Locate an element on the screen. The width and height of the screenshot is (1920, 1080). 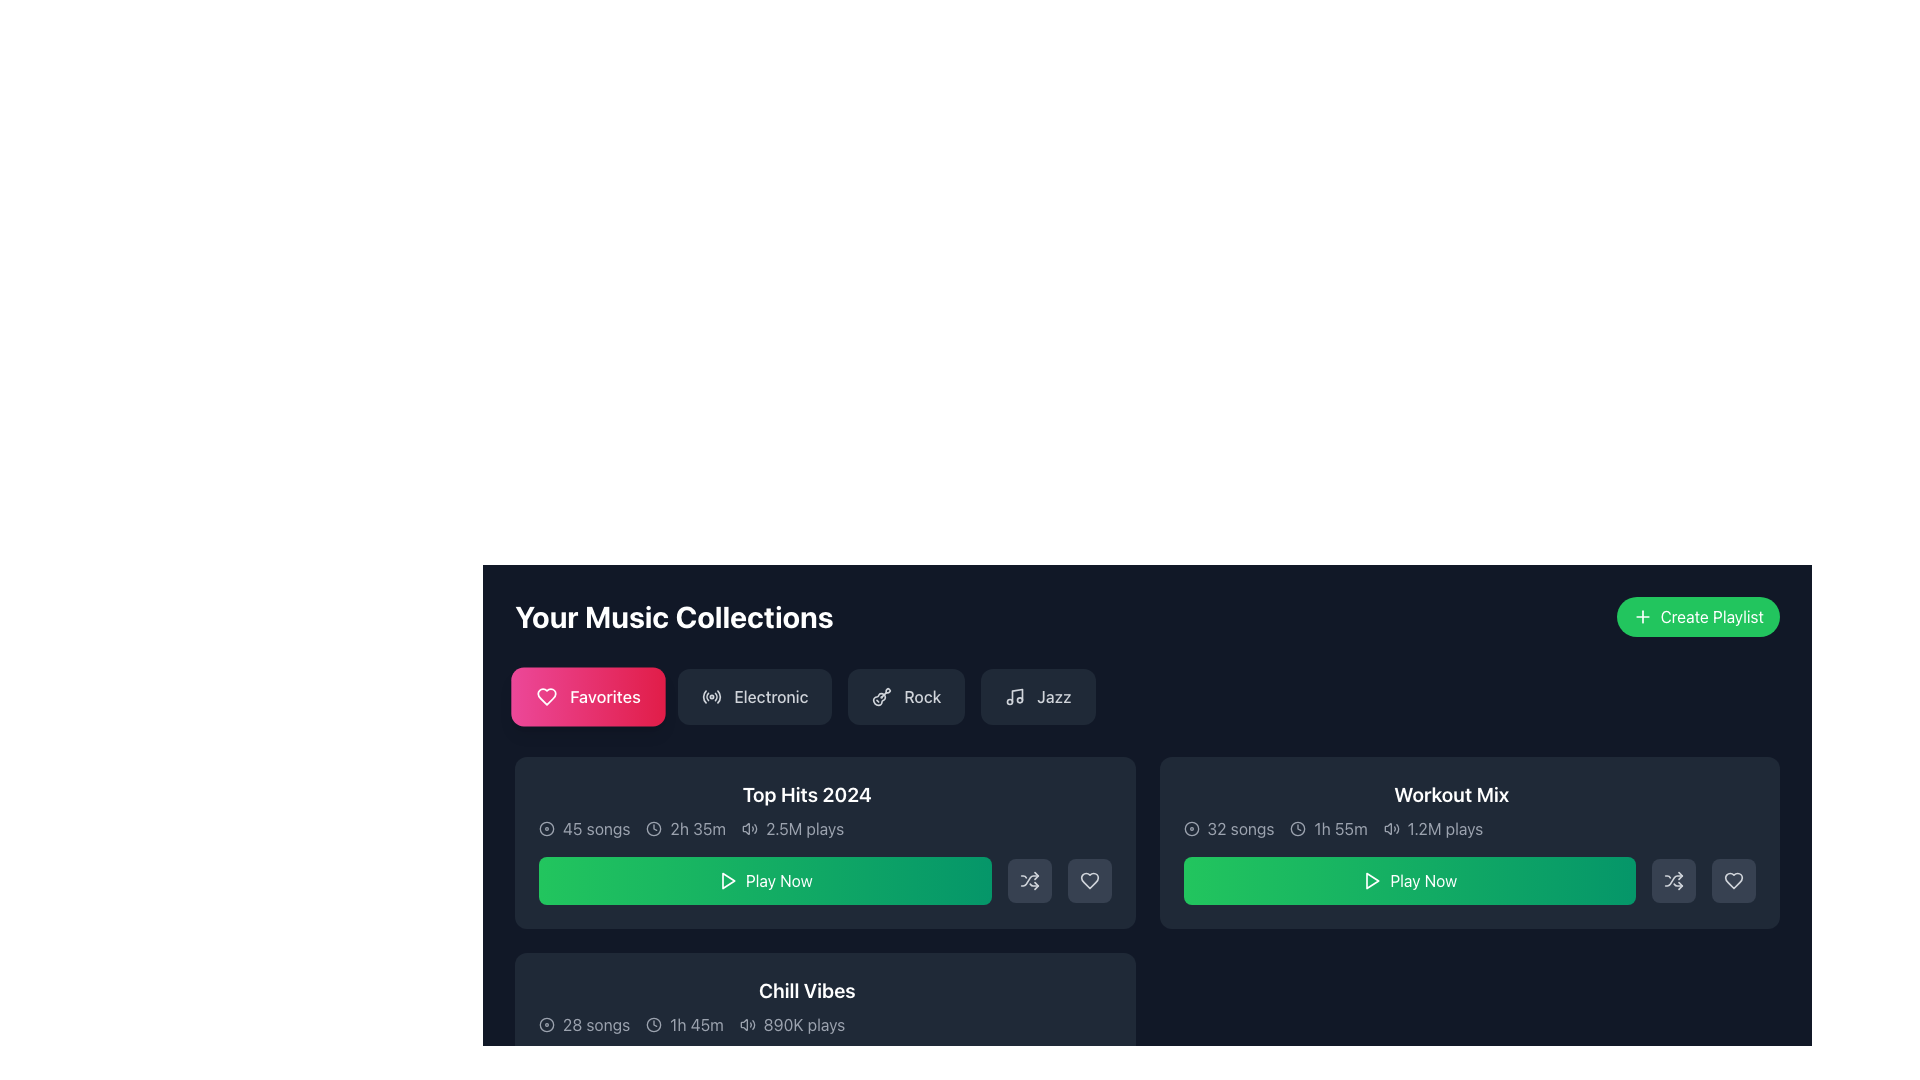
the SVG-based decorative icon component that is a circular icon with a thin stroke outline and a filled center circle, located to the left of the text '28 songs' in the 'Chill Vibes' collection interface is located at coordinates (547, 1025).